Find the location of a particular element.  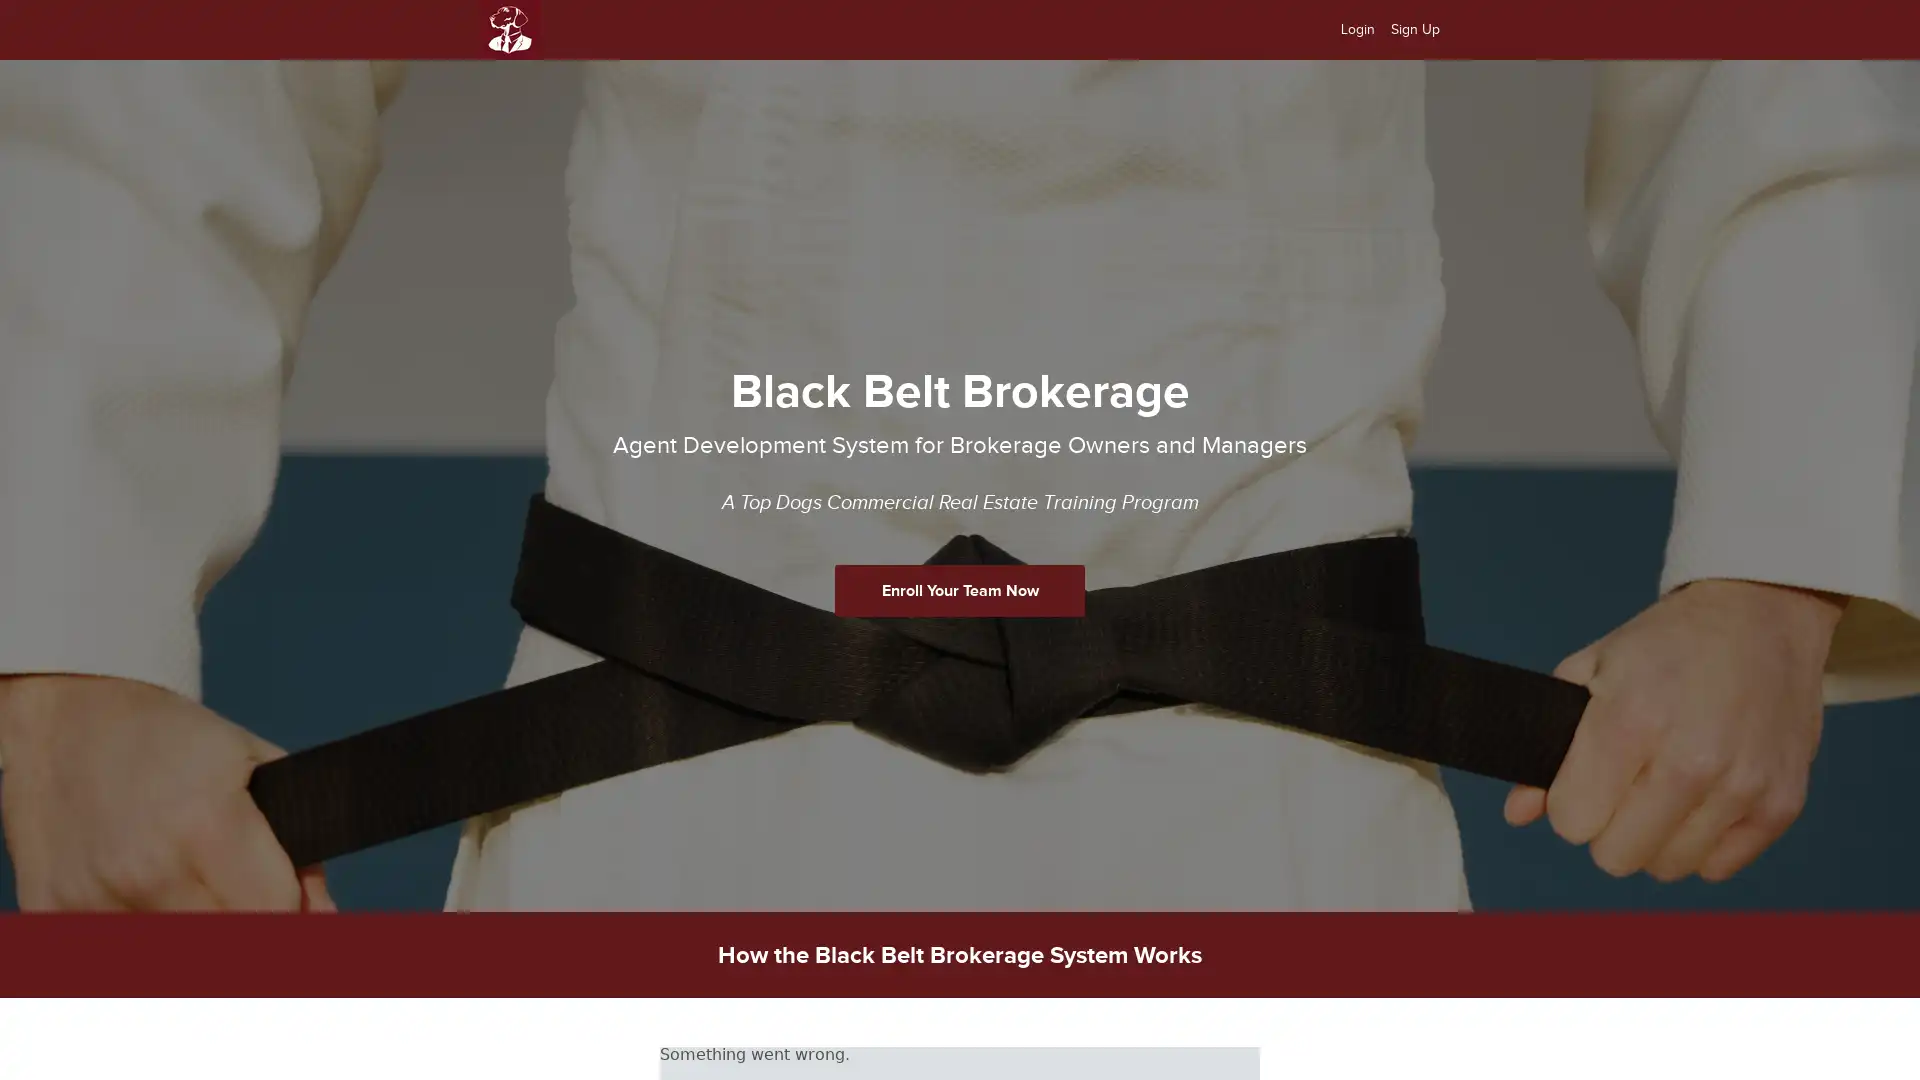

Enroll Your Team Now is located at coordinates (960, 589).